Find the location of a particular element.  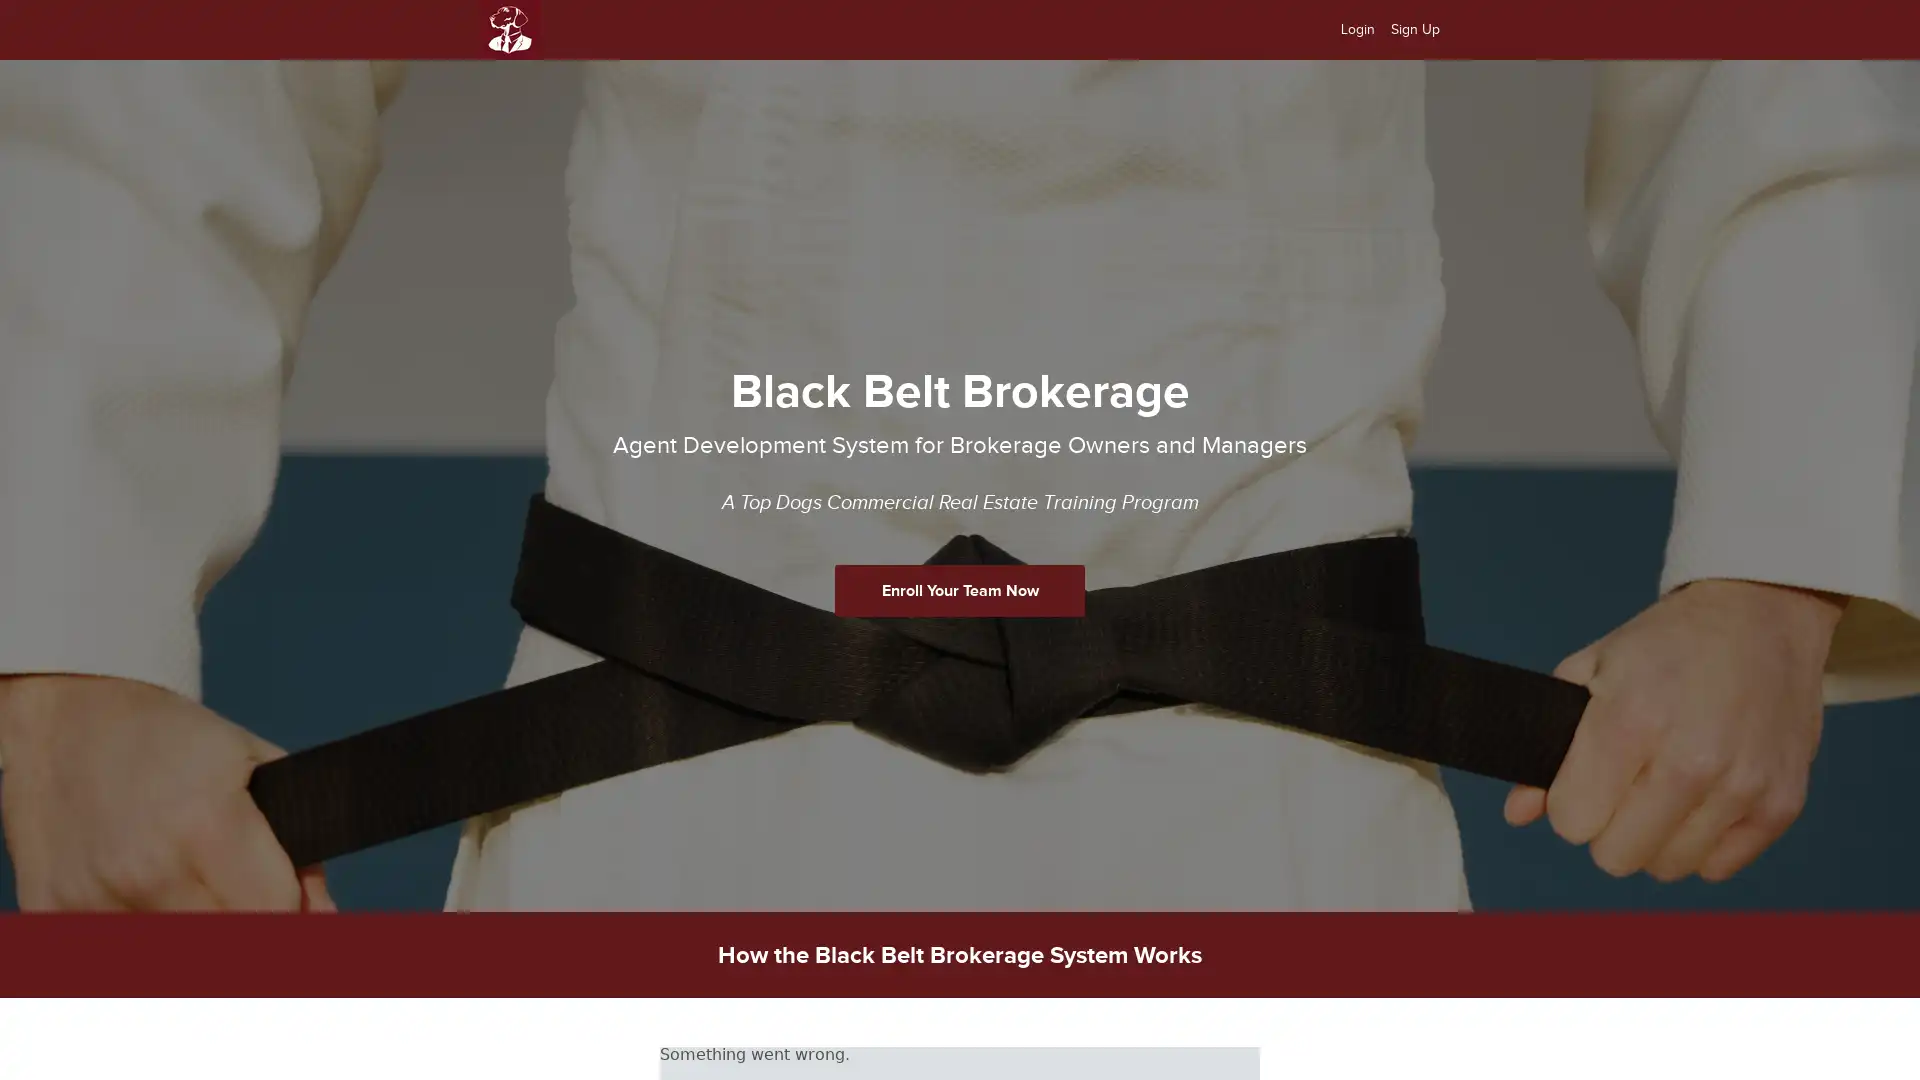

Enroll Your Team Now is located at coordinates (960, 589).